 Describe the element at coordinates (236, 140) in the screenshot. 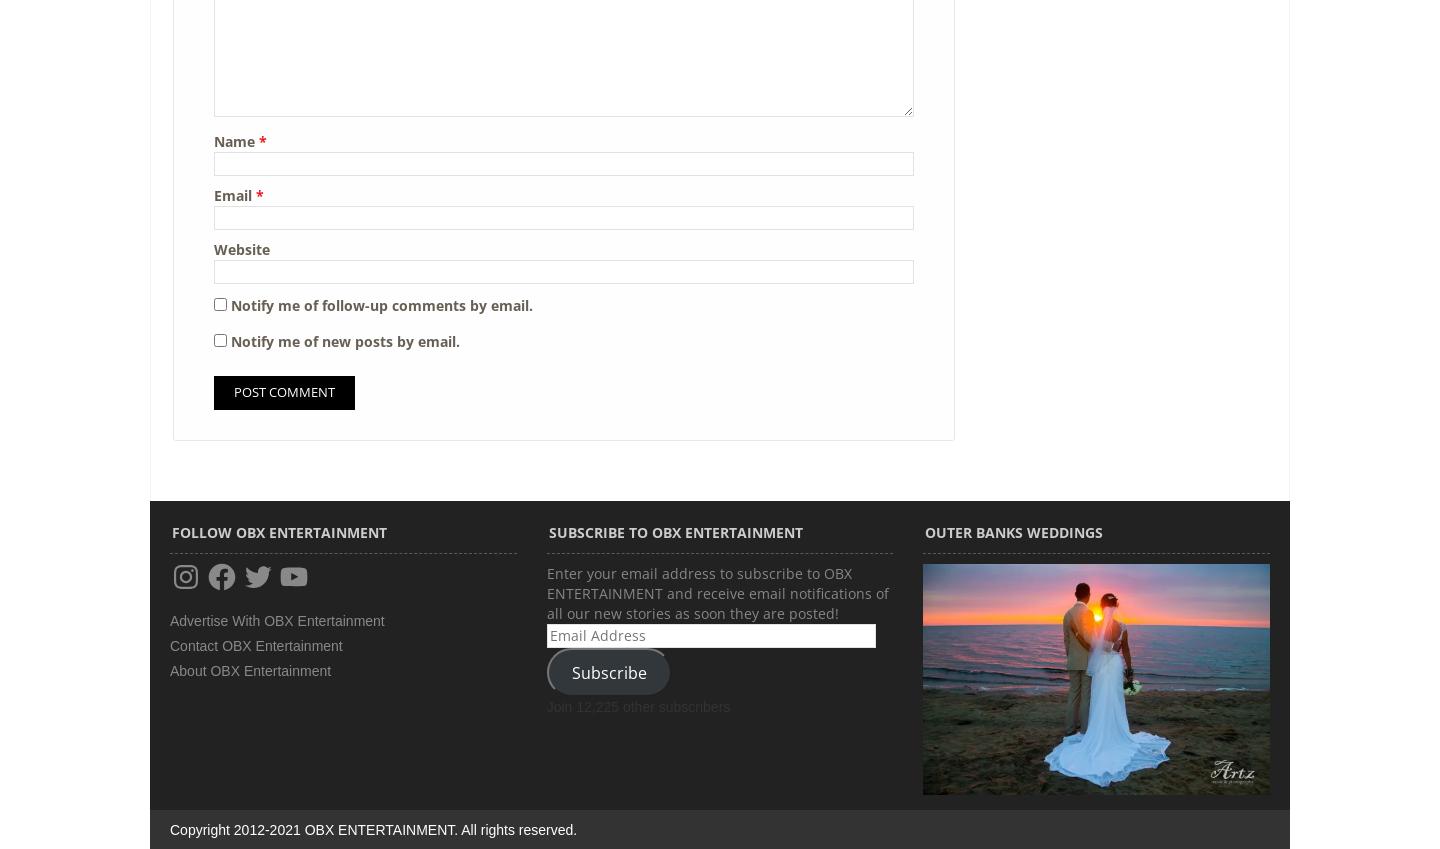

I see `'Name'` at that location.